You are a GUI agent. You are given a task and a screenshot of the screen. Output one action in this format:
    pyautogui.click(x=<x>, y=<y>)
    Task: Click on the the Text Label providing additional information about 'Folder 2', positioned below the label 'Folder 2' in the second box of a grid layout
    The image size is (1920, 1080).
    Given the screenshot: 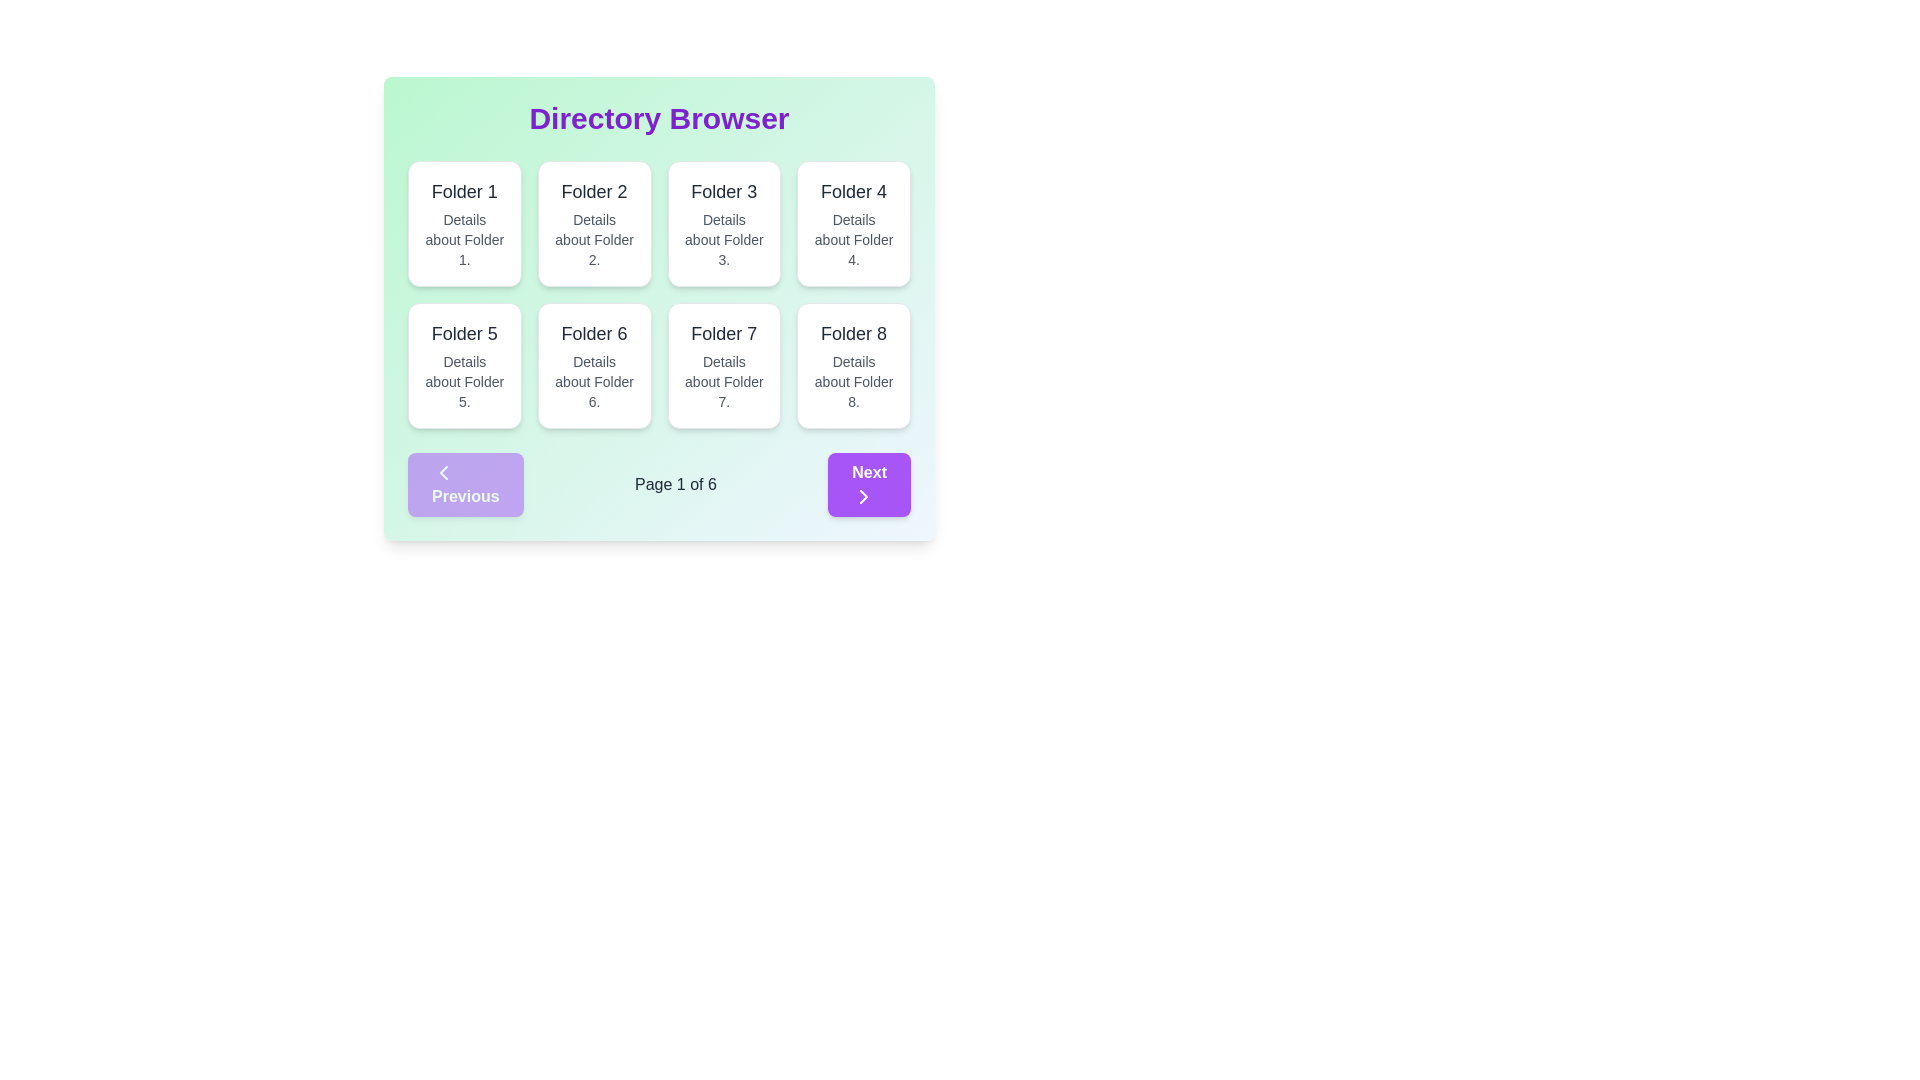 What is the action you would take?
    pyautogui.click(x=593, y=238)
    